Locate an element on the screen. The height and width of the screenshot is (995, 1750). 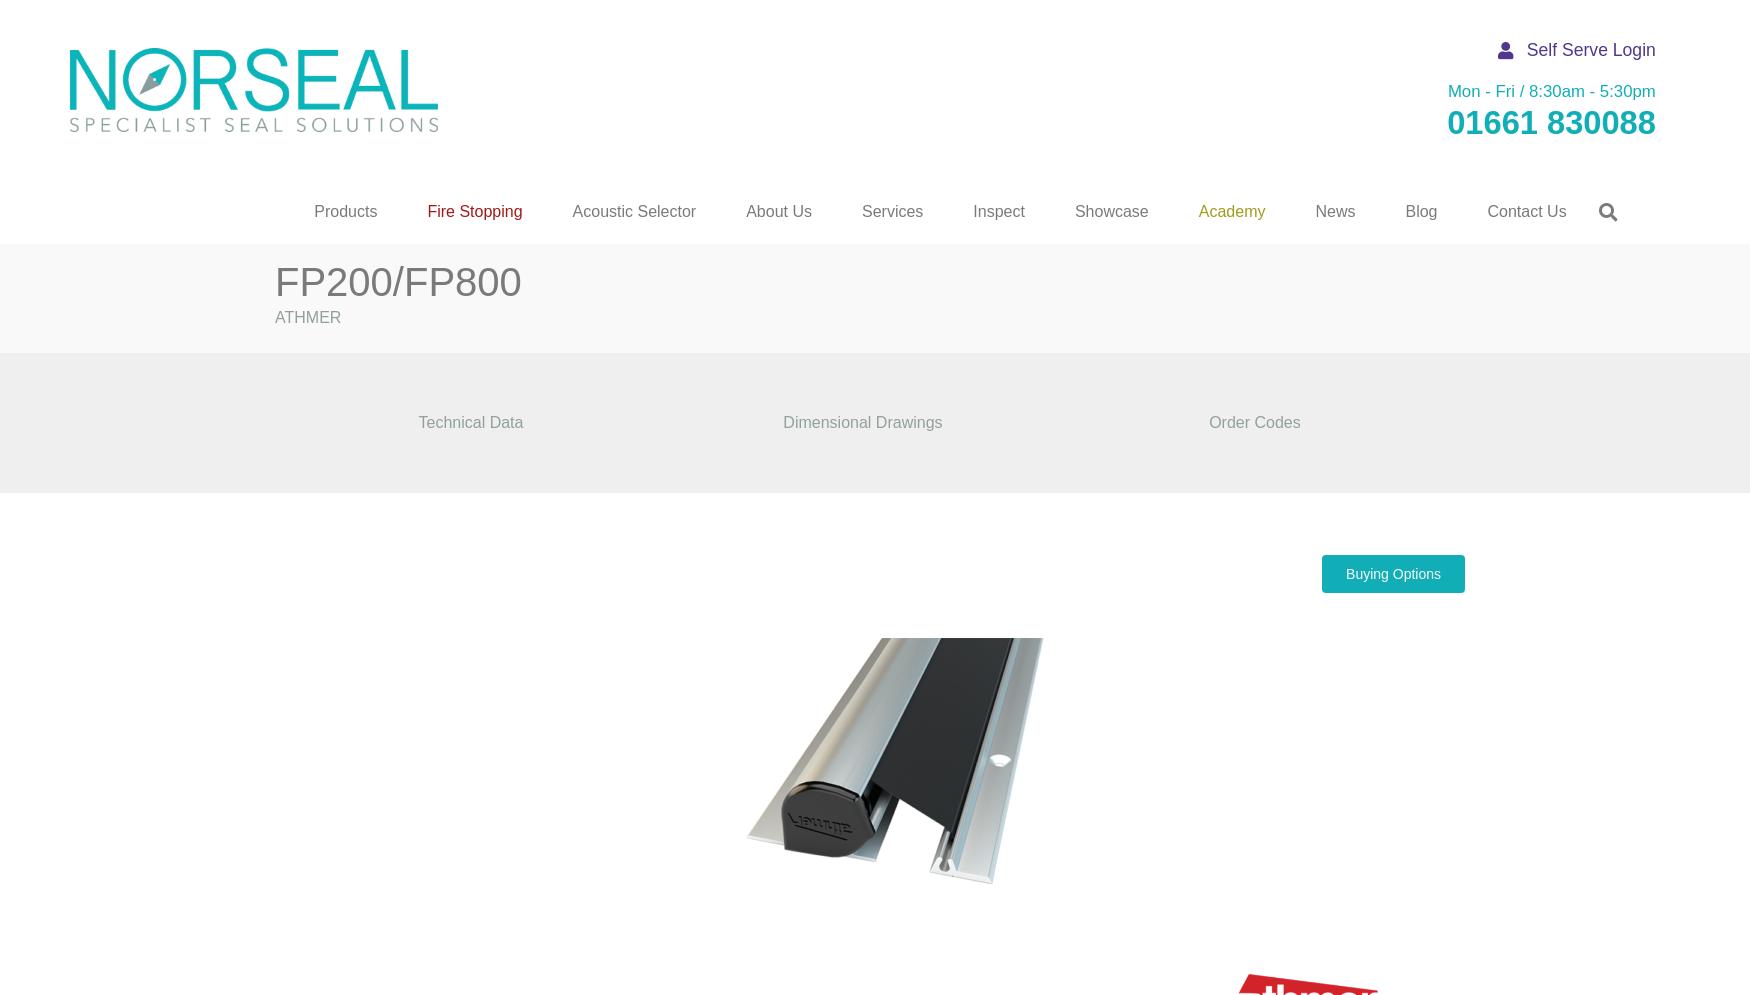
'Fire & Smoke Meeting Stiles' is located at coordinates (200, 376).